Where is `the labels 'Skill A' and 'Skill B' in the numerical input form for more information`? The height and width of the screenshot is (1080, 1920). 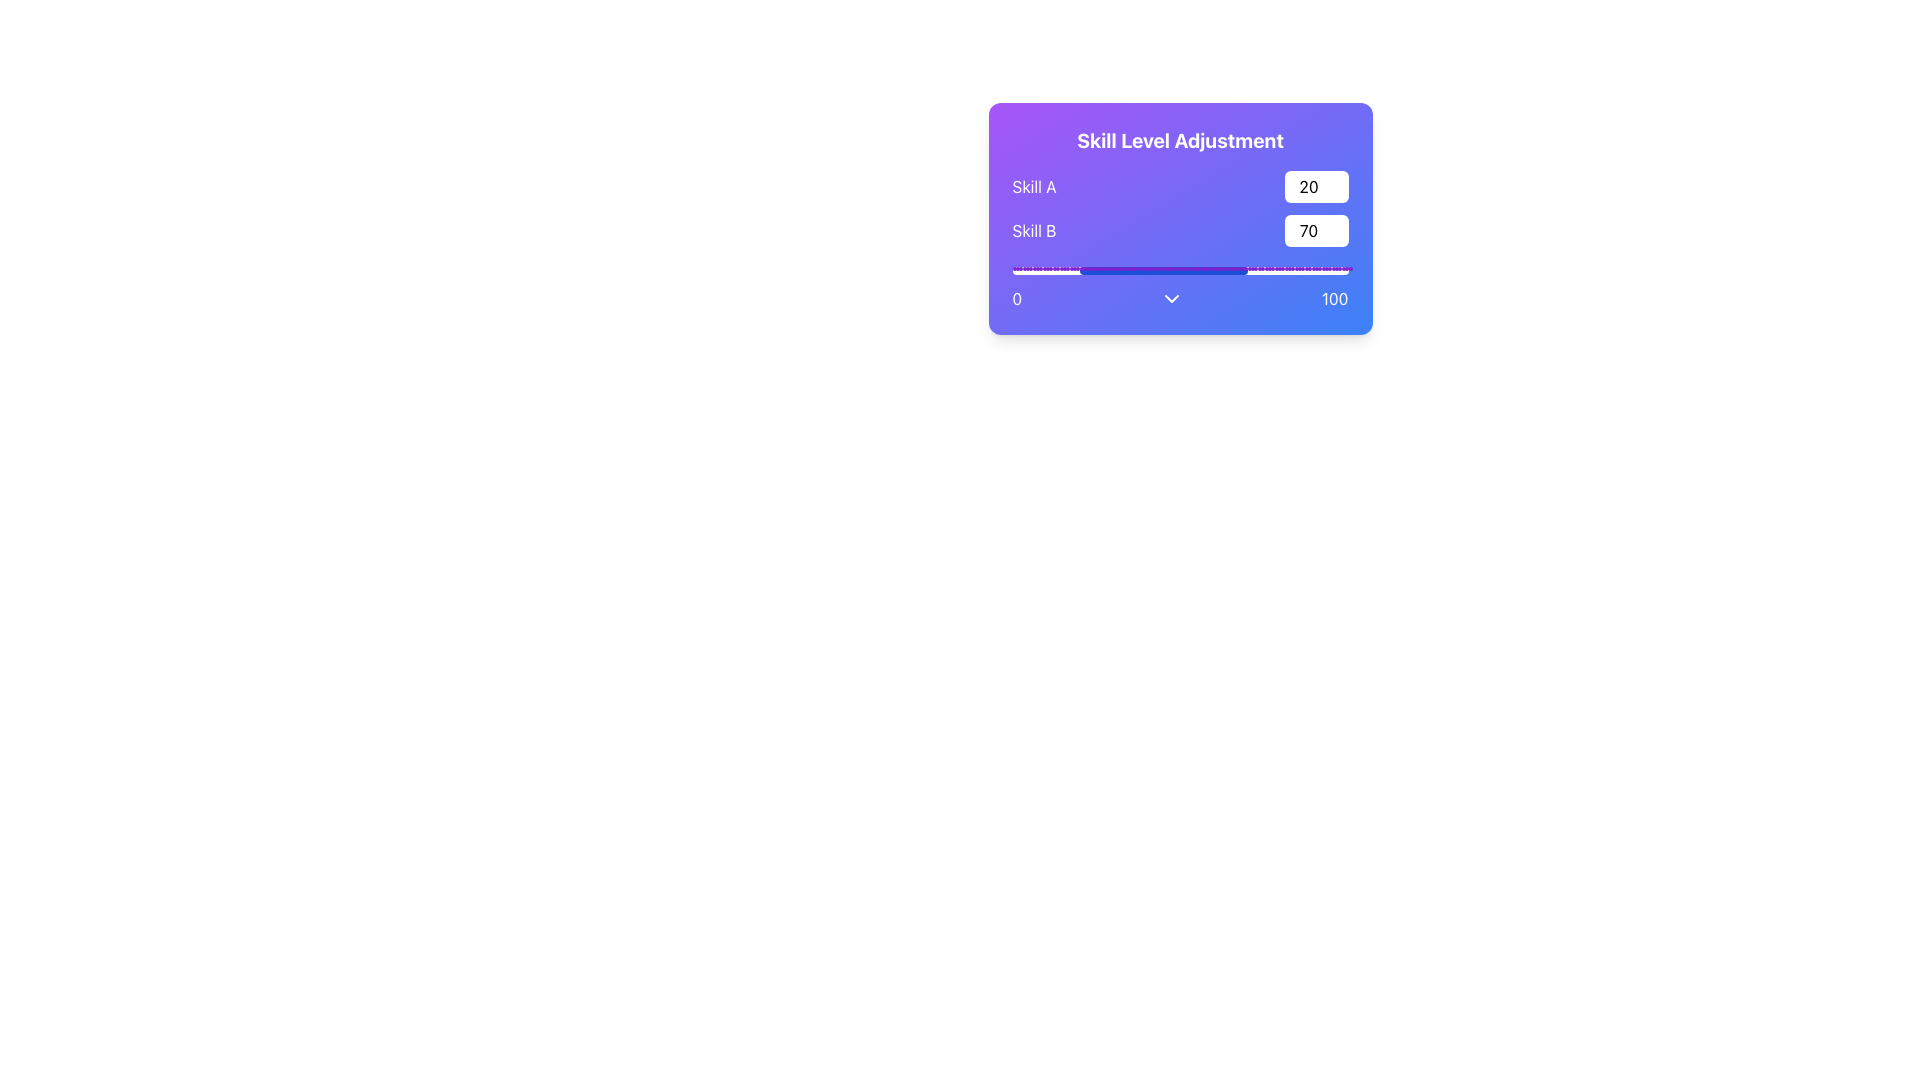 the labels 'Skill A' and 'Skill B' in the numerical input form for more information is located at coordinates (1180, 208).